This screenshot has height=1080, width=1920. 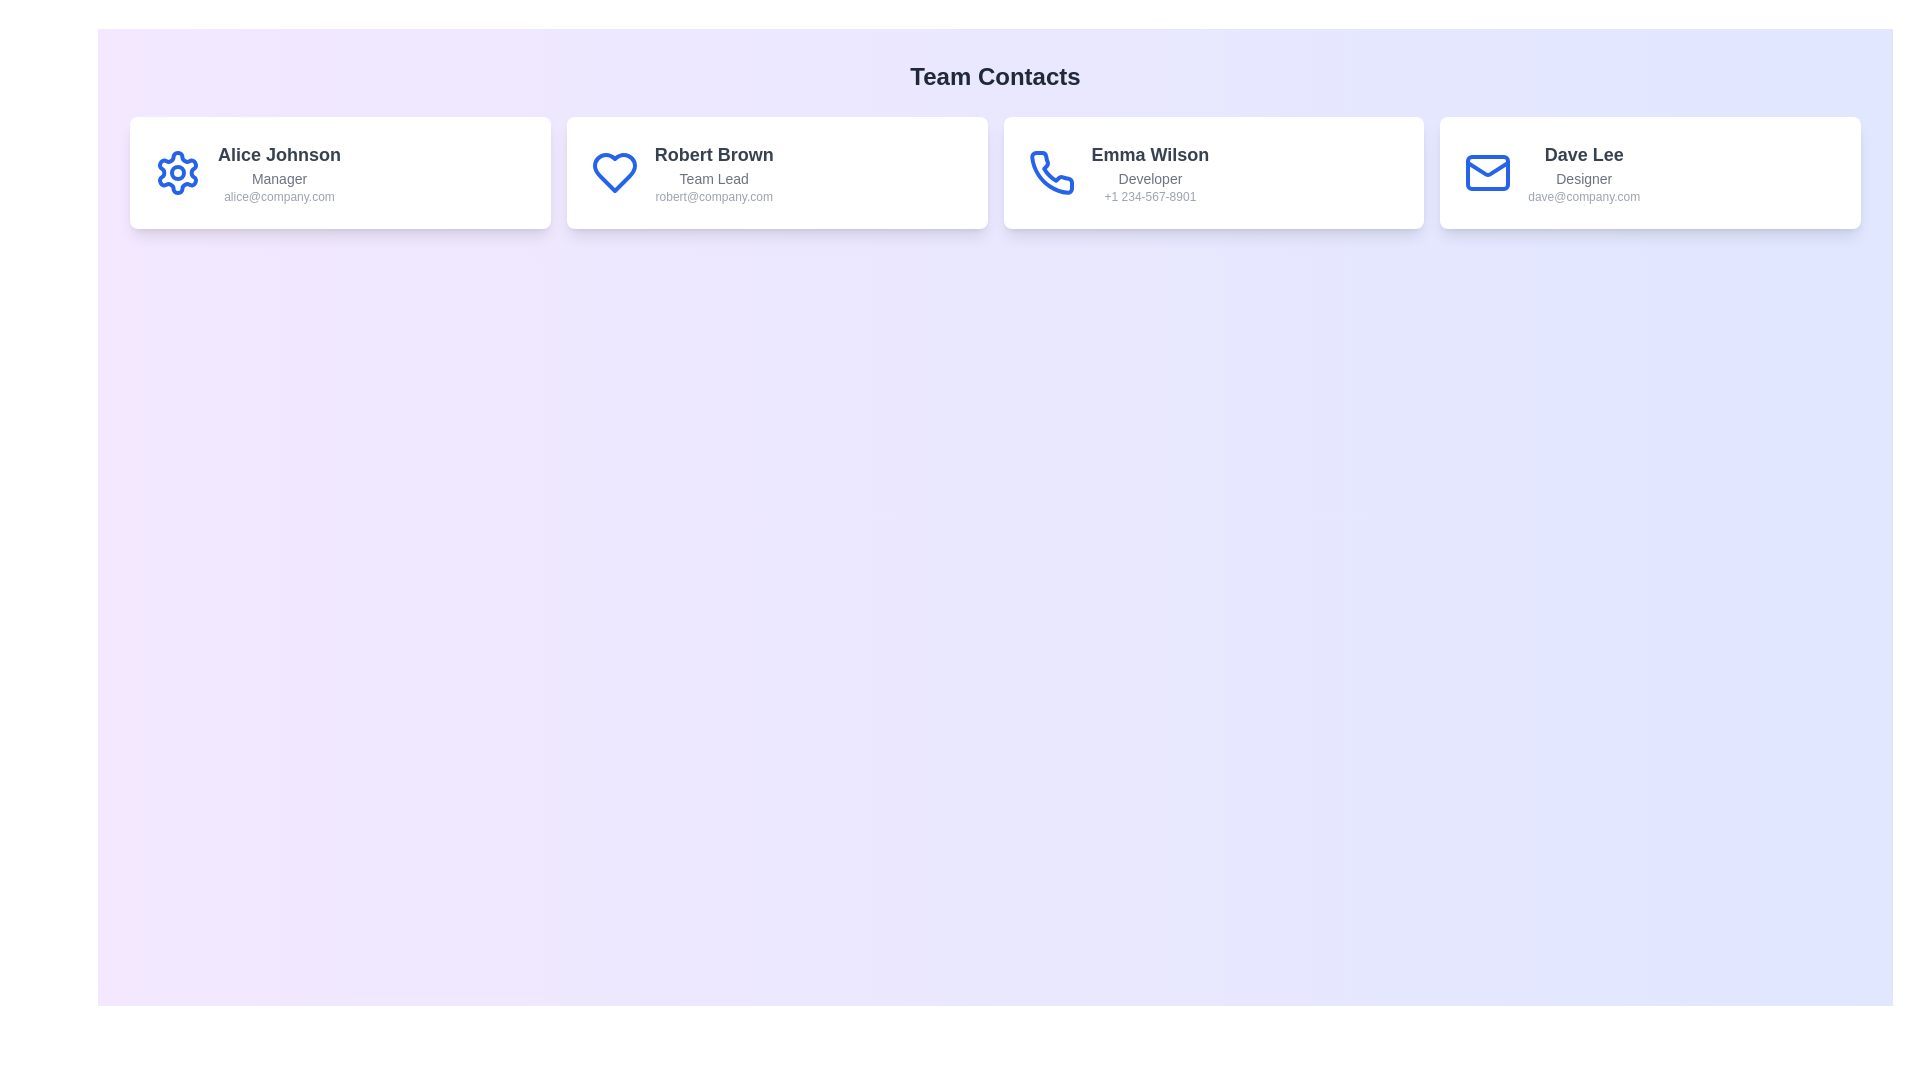 What do you see at coordinates (1583, 153) in the screenshot?
I see `the text label that displays the name 'Dave Lee' in the profile card located in the top section of the rightmost card, adjacent to the envelope icon and above the role 'Designer'` at bounding box center [1583, 153].